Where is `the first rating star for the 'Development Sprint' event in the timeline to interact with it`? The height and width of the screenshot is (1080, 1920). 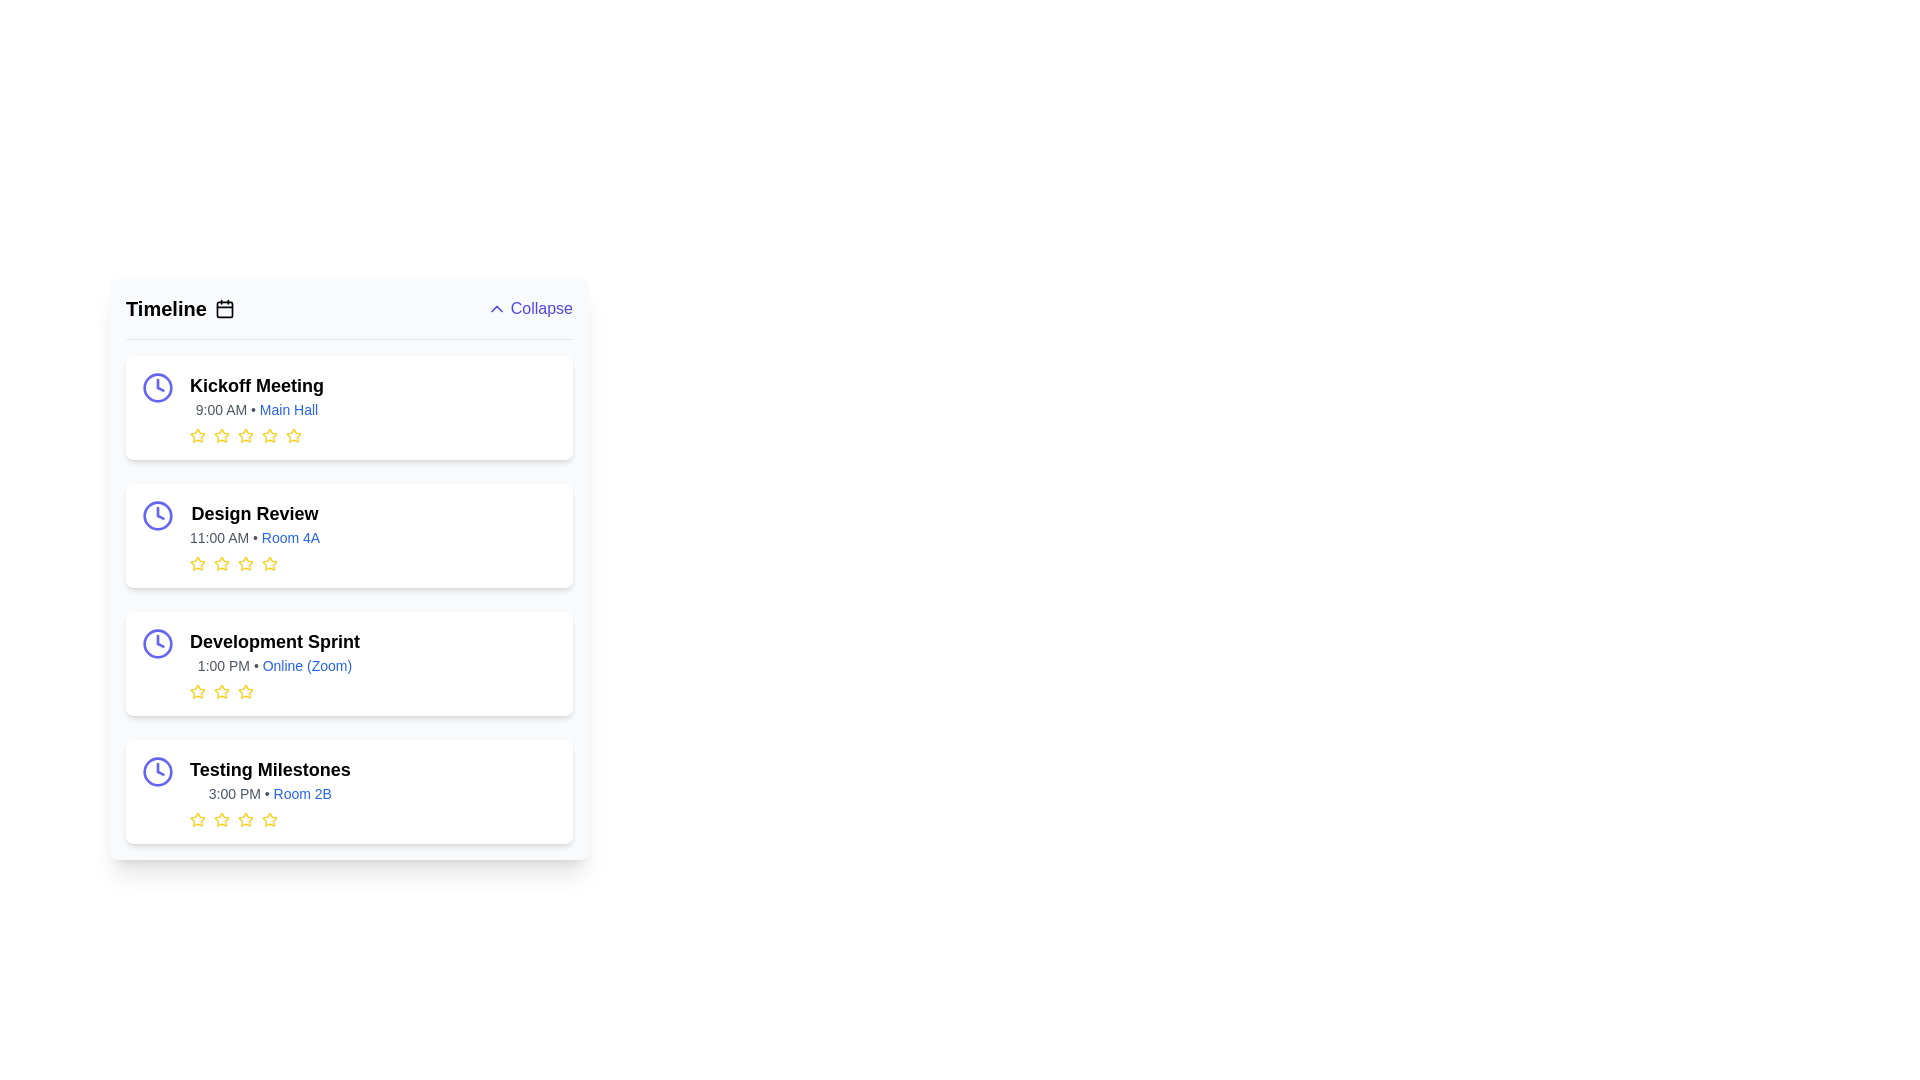 the first rating star for the 'Development Sprint' event in the timeline to interact with it is located at coordinates (244, 690).